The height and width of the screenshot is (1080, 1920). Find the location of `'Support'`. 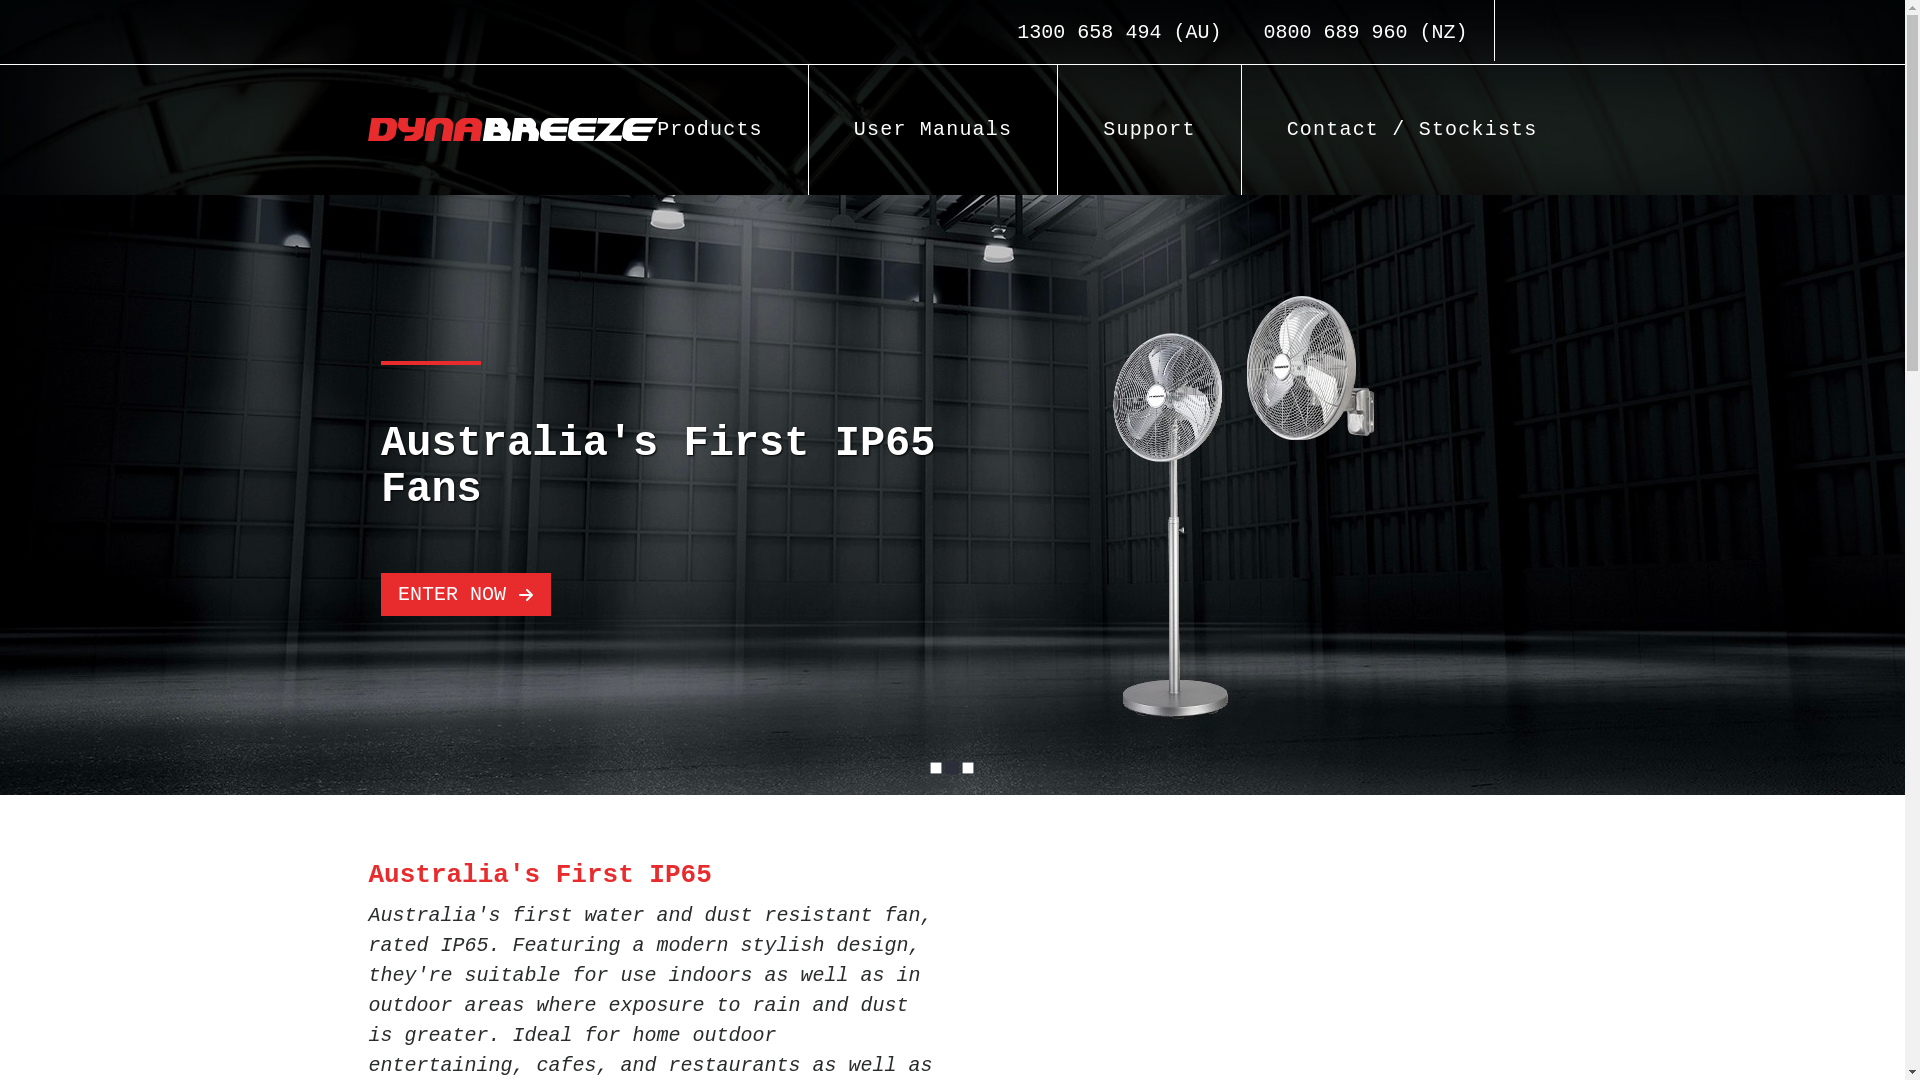

'Support' is located at coordinates (1056, 130).